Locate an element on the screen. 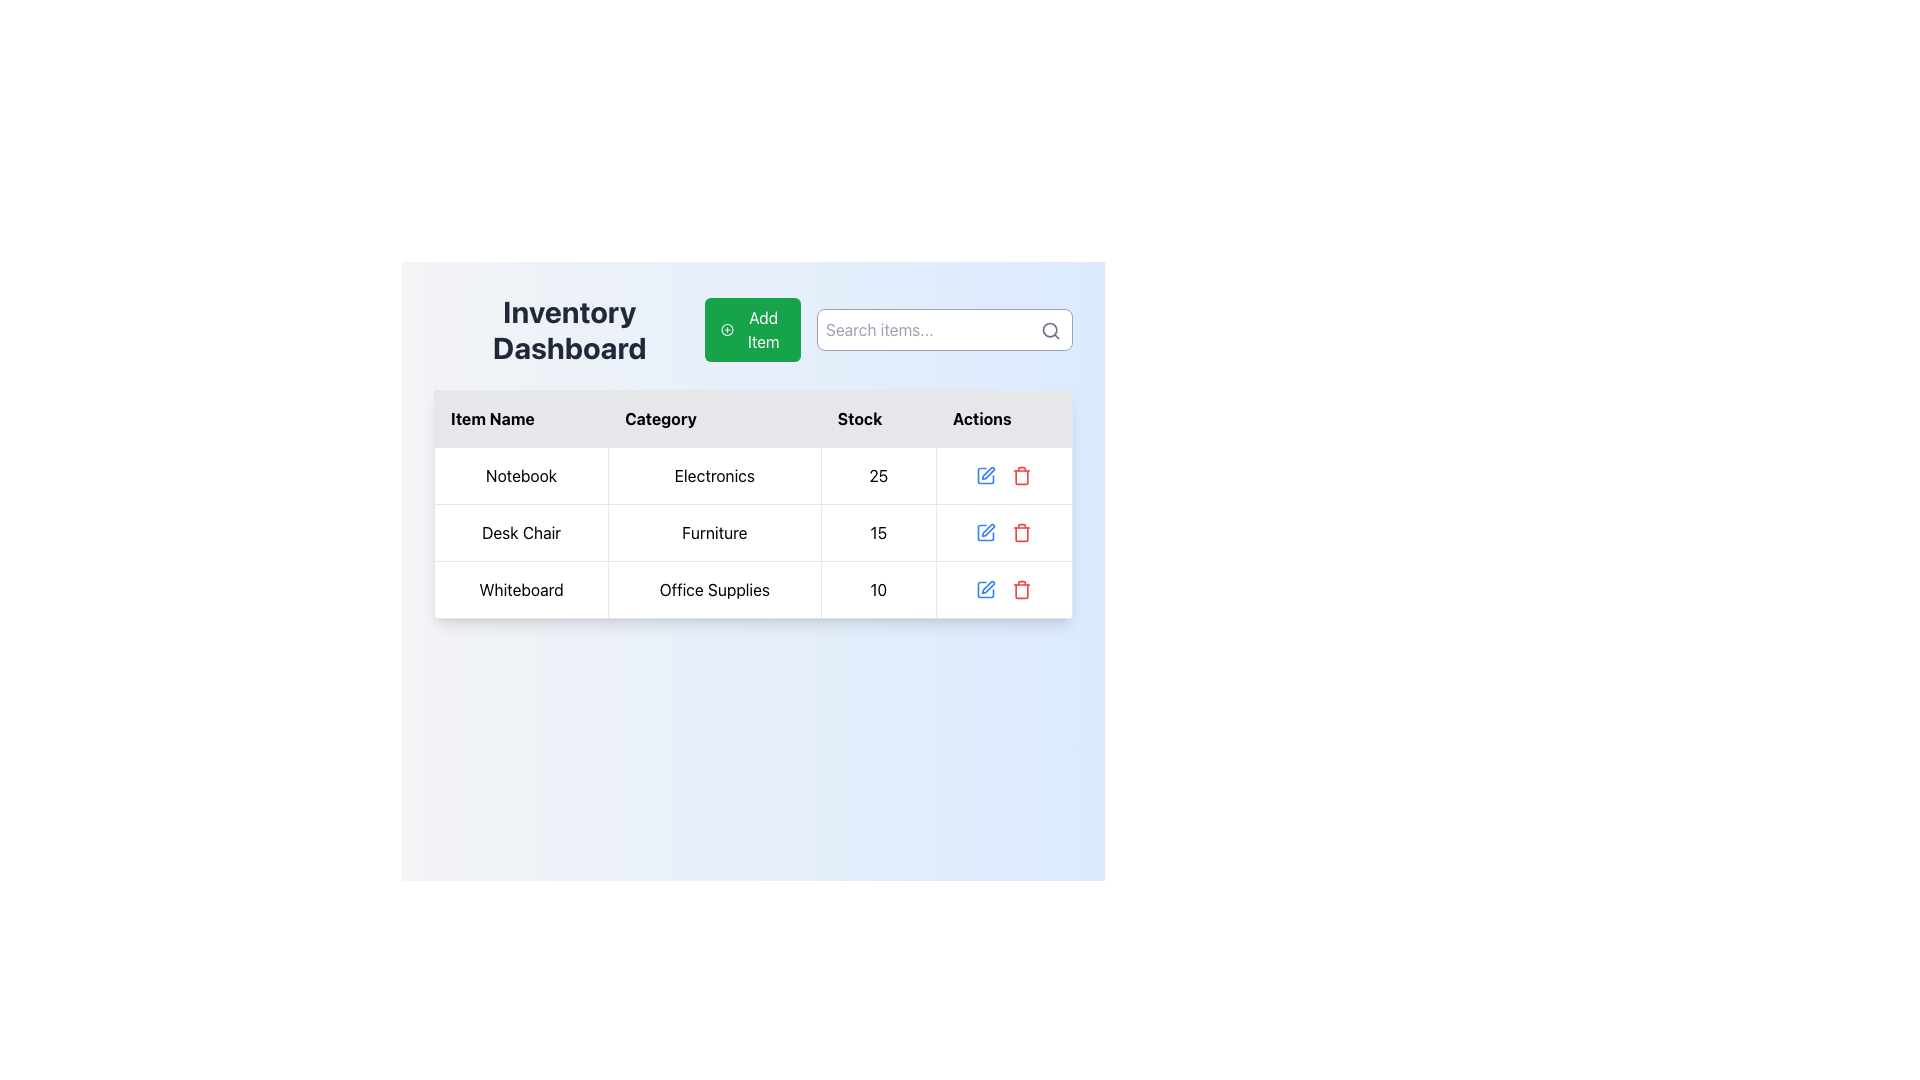 The image size is (1920, 1080). the edit icon button located in the 'Actions' column of the first row of the inventory table to initiate editing for the inventory item 'Notebook' is located at coordinates (986, 475).